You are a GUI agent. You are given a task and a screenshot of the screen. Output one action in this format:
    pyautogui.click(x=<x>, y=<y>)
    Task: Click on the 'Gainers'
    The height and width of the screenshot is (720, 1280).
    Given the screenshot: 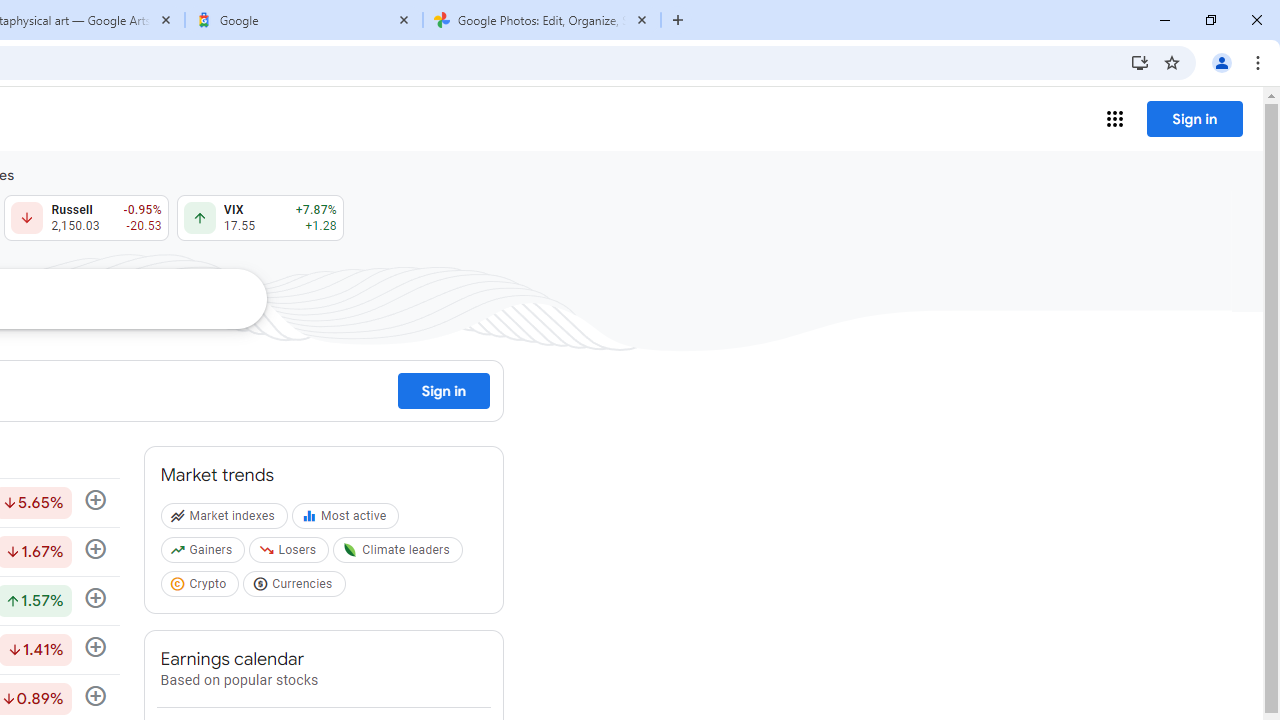 What is the action you would take?
    pyautogui.click(x=204, y=554)
    